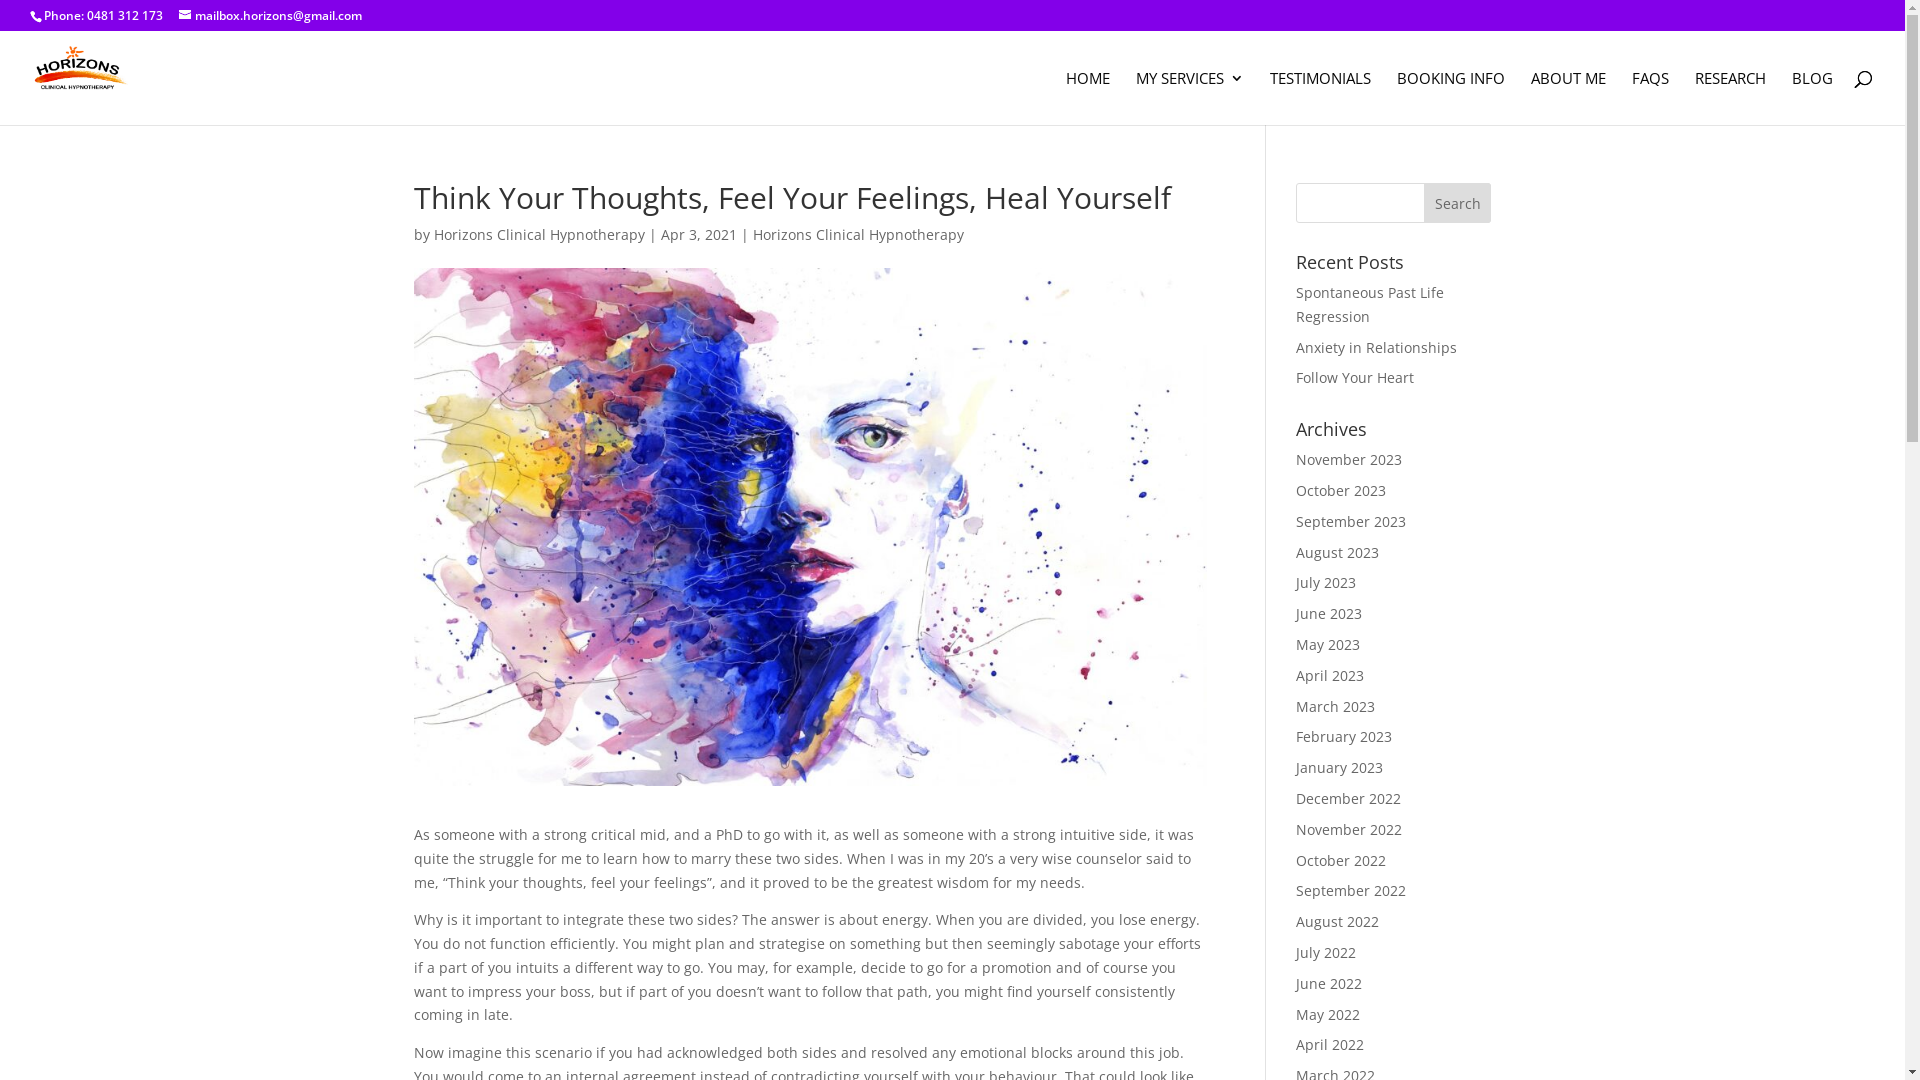 The width and height of the screenshot is (1920, 1080). Describe the element at coordinates (1368, 304) in the screenshot. I see `'Spontaneous Past Life Regression'` at that location.